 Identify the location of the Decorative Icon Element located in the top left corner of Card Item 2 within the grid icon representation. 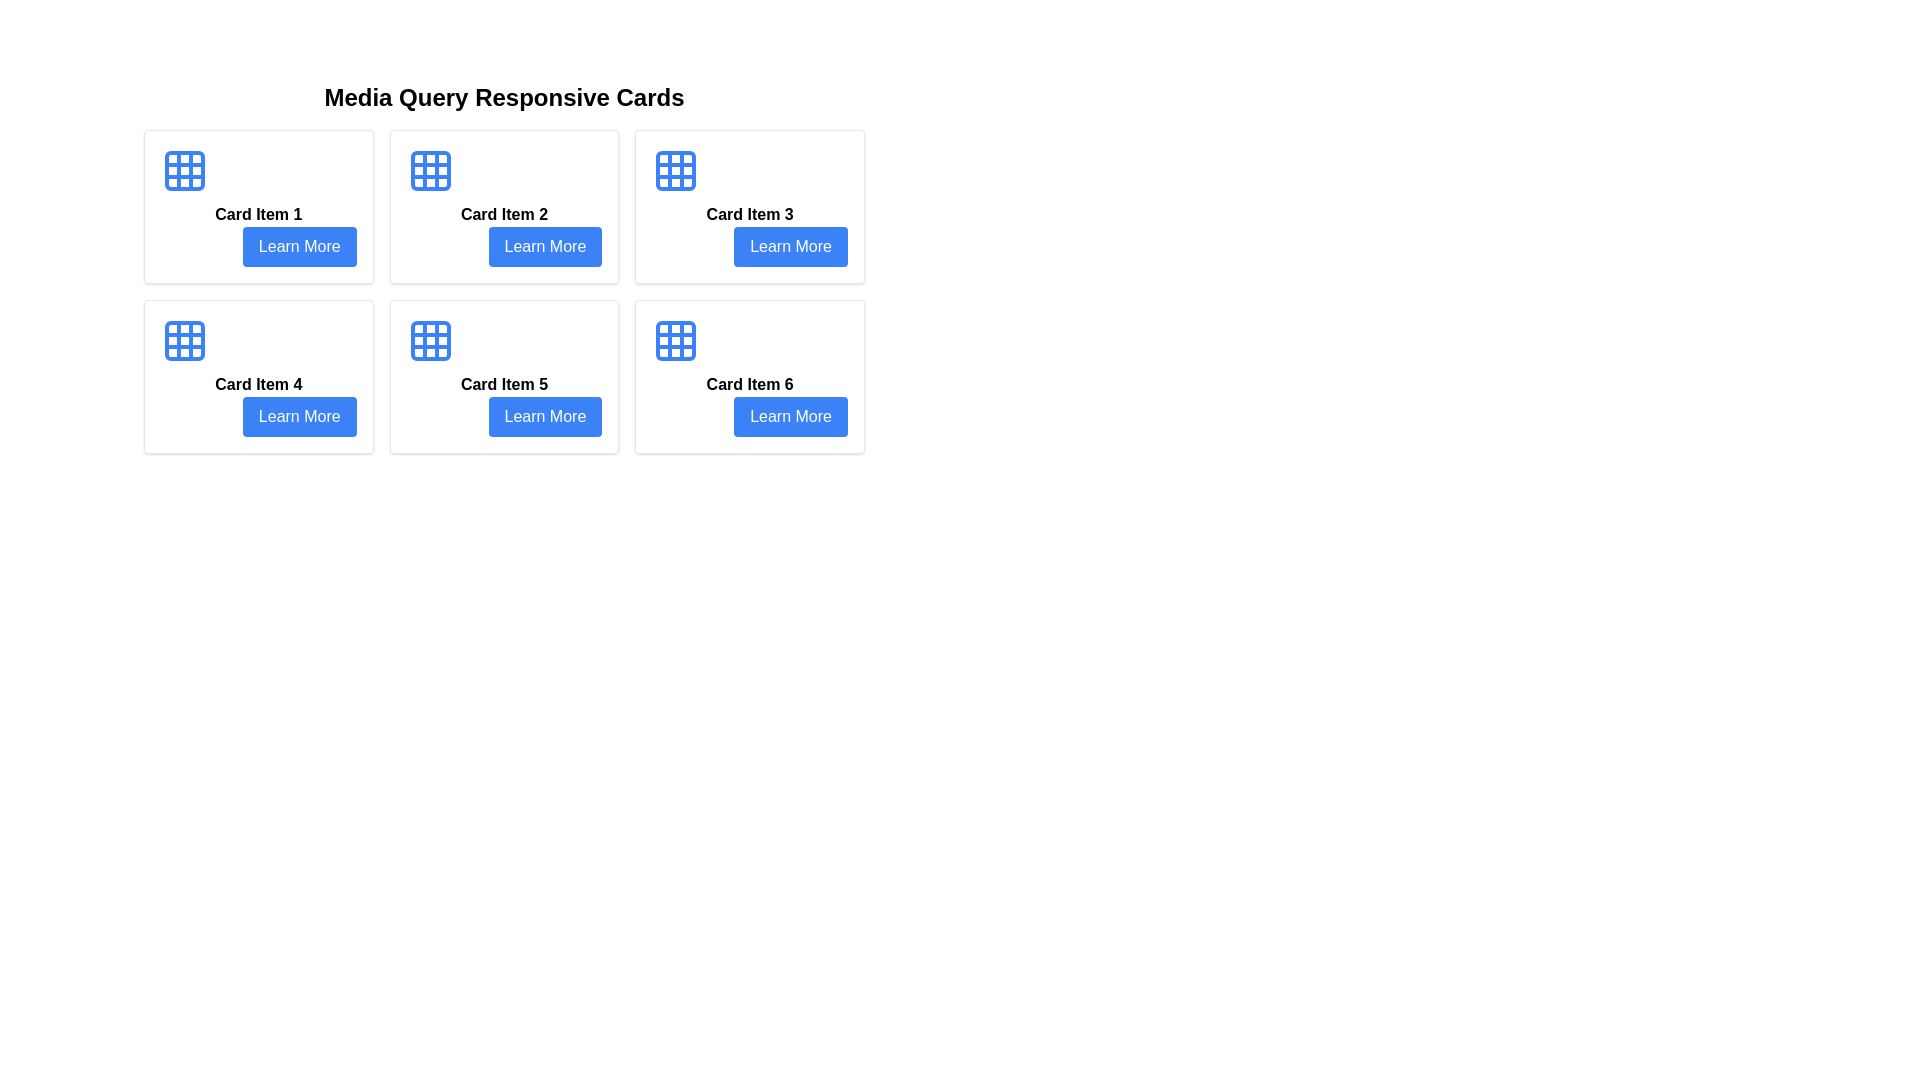
(429, 169).